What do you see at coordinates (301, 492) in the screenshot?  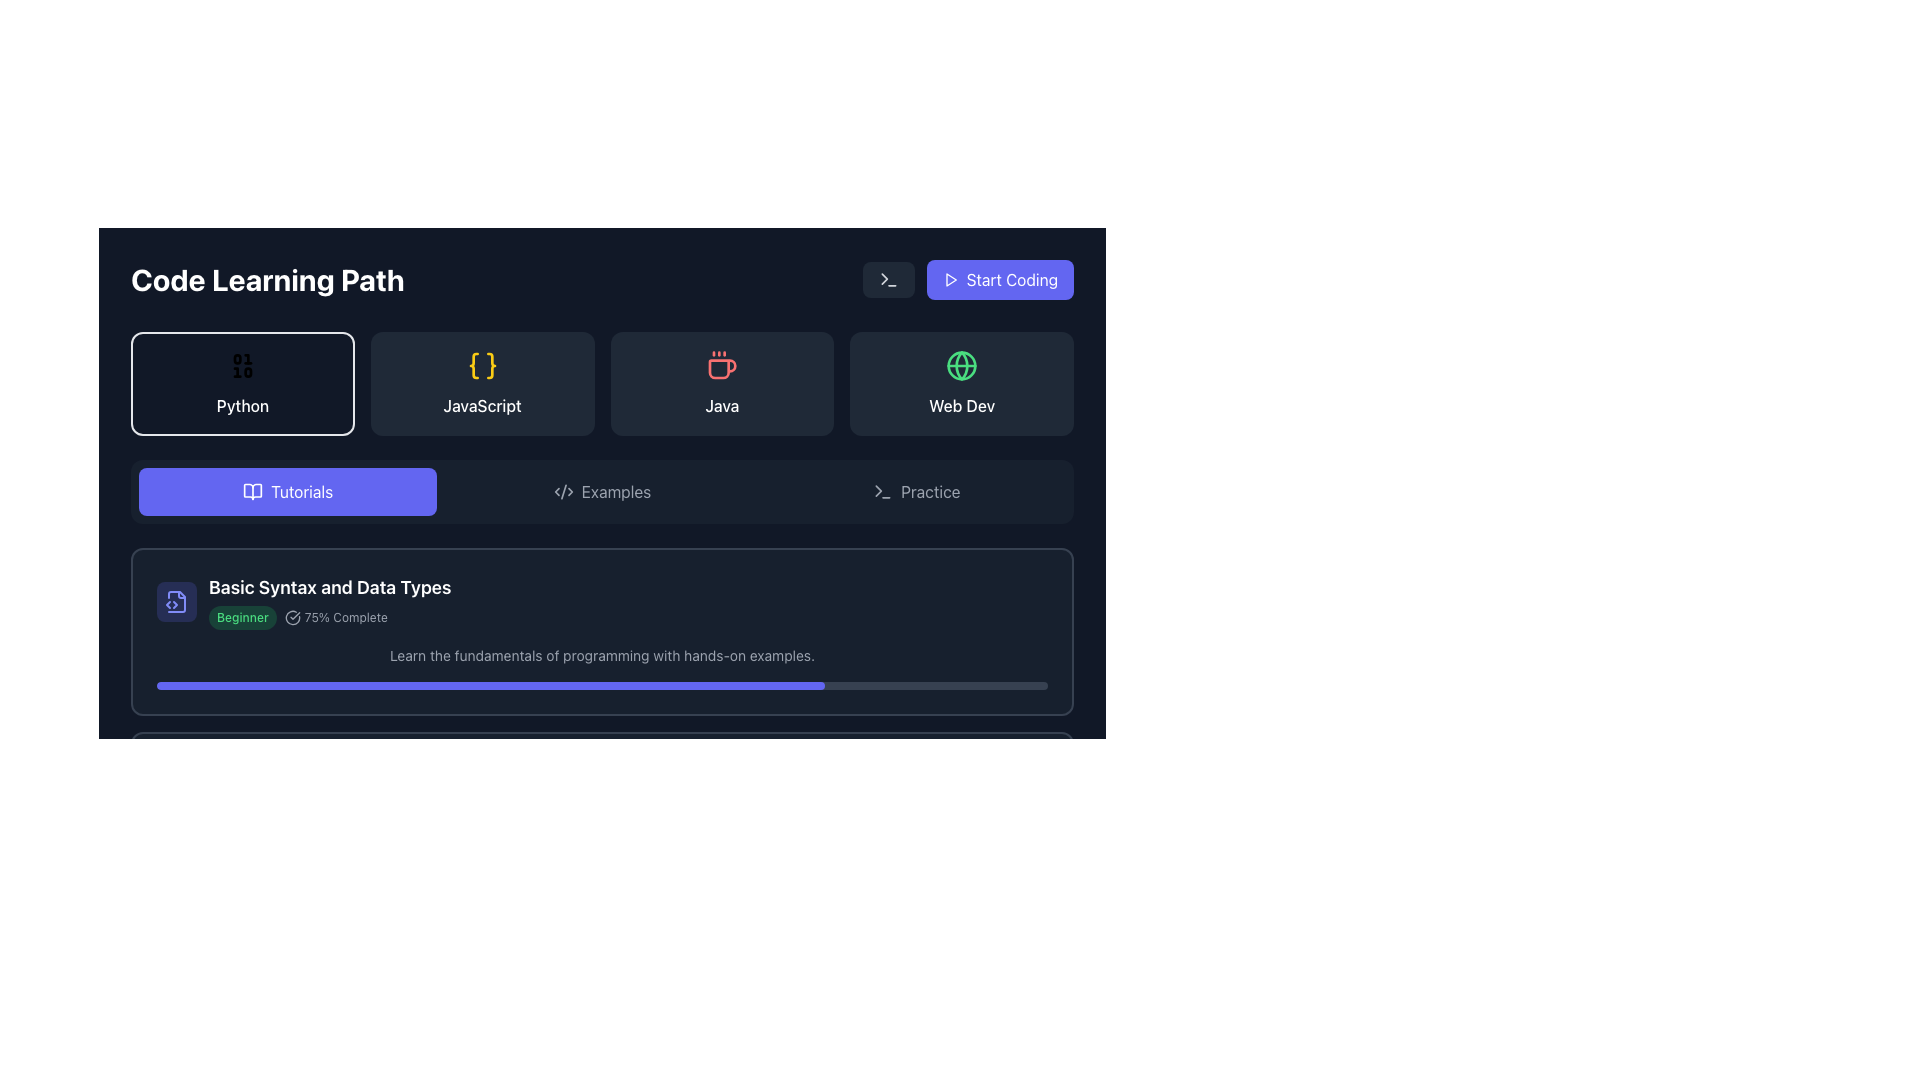 I see `the 'Tutorials' text label, which is displayed in bold white font on a blue button background, located near the middle-left of the interface` at bounding box center [301, 492].